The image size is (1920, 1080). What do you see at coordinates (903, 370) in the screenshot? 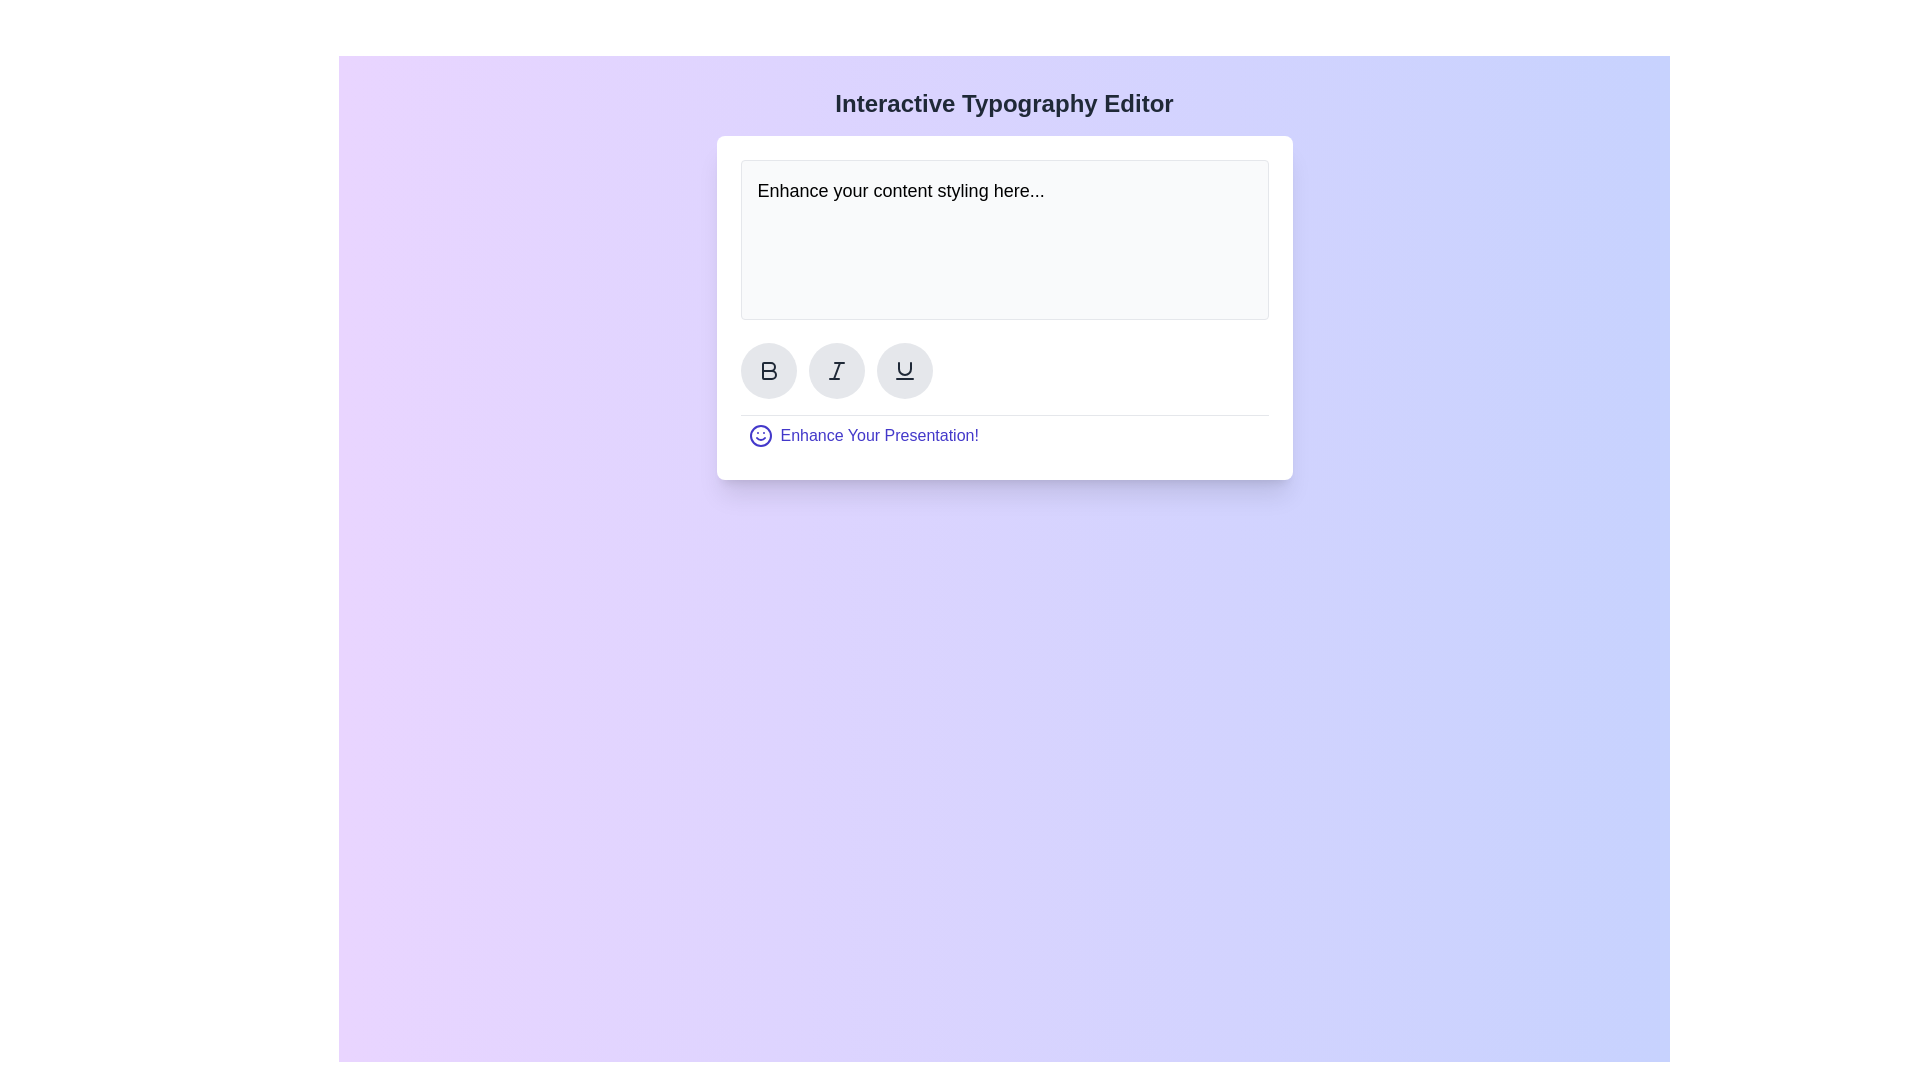
I see `the underline button, which is the third button in a horizontal sequence of format tools below the text area` at bounding box center [903, 370].